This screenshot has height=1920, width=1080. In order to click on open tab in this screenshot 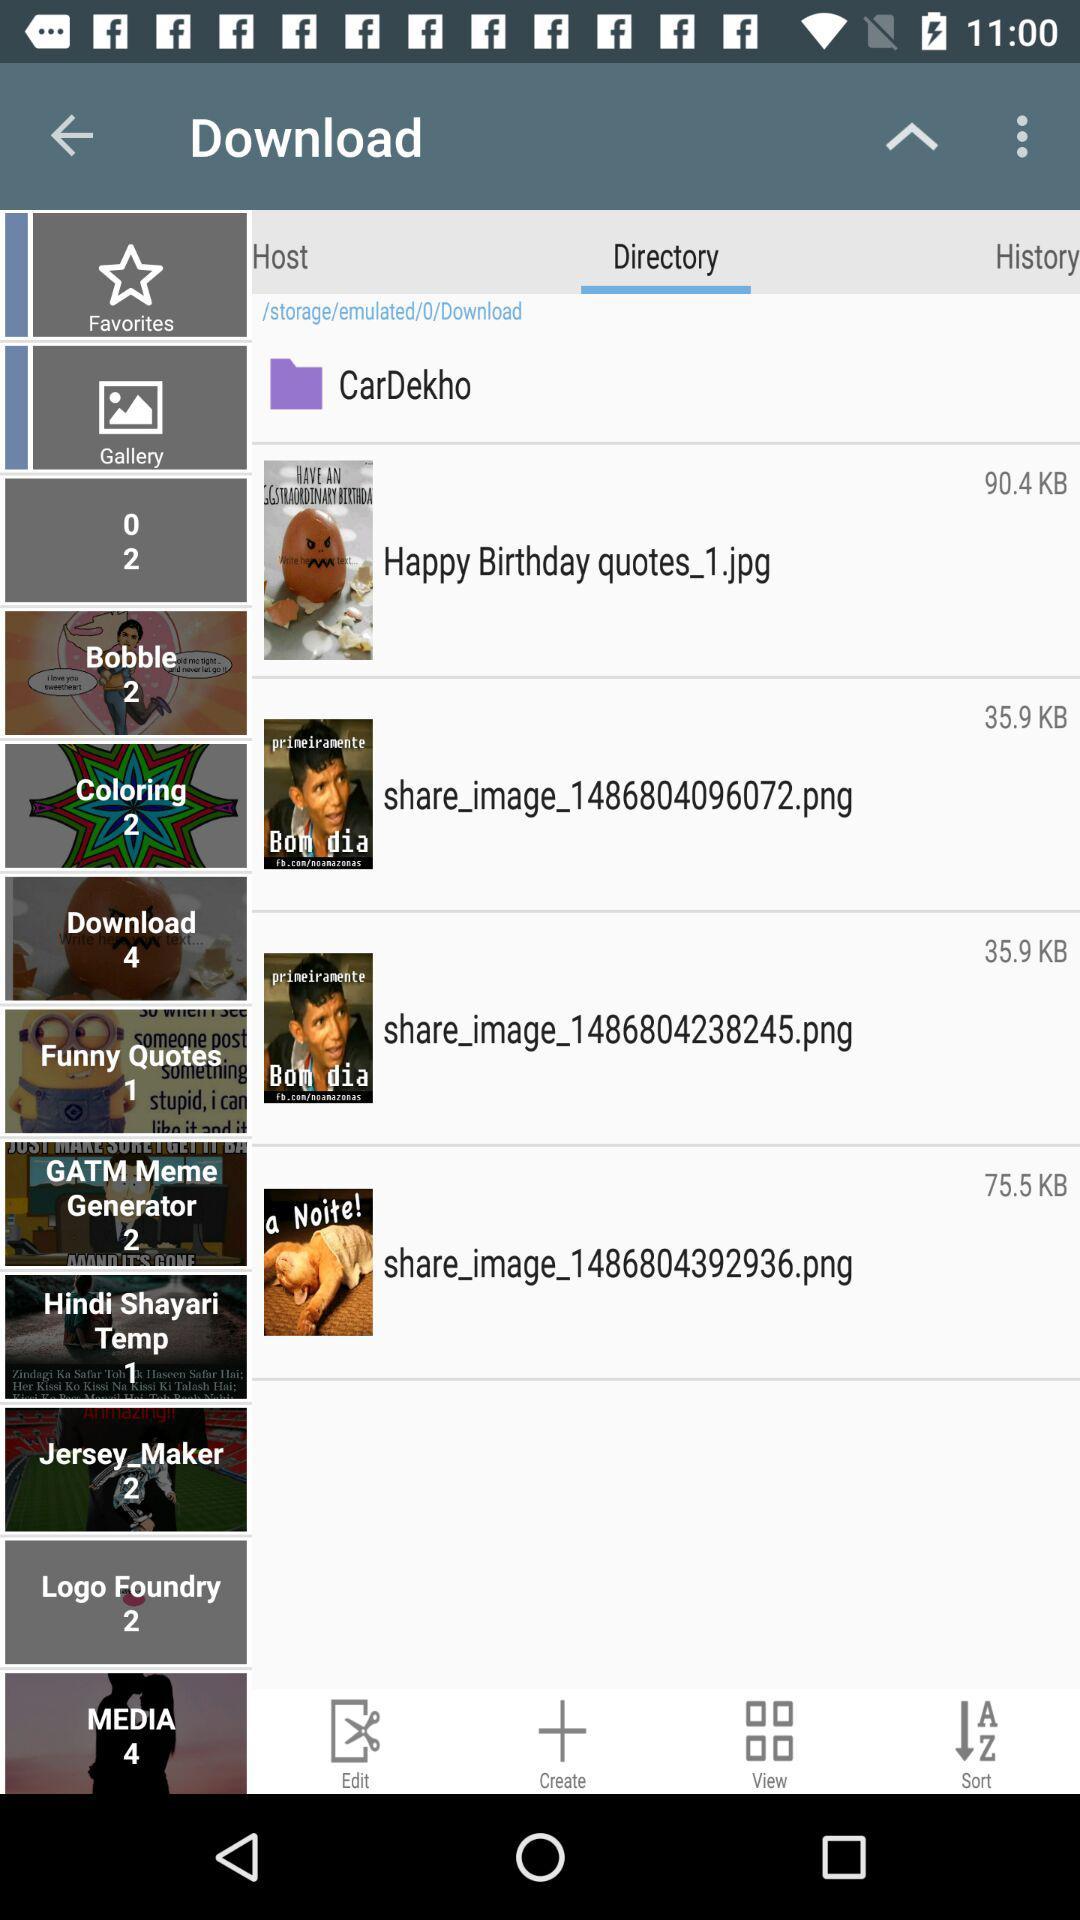, I will do `click(768, 1740)`.